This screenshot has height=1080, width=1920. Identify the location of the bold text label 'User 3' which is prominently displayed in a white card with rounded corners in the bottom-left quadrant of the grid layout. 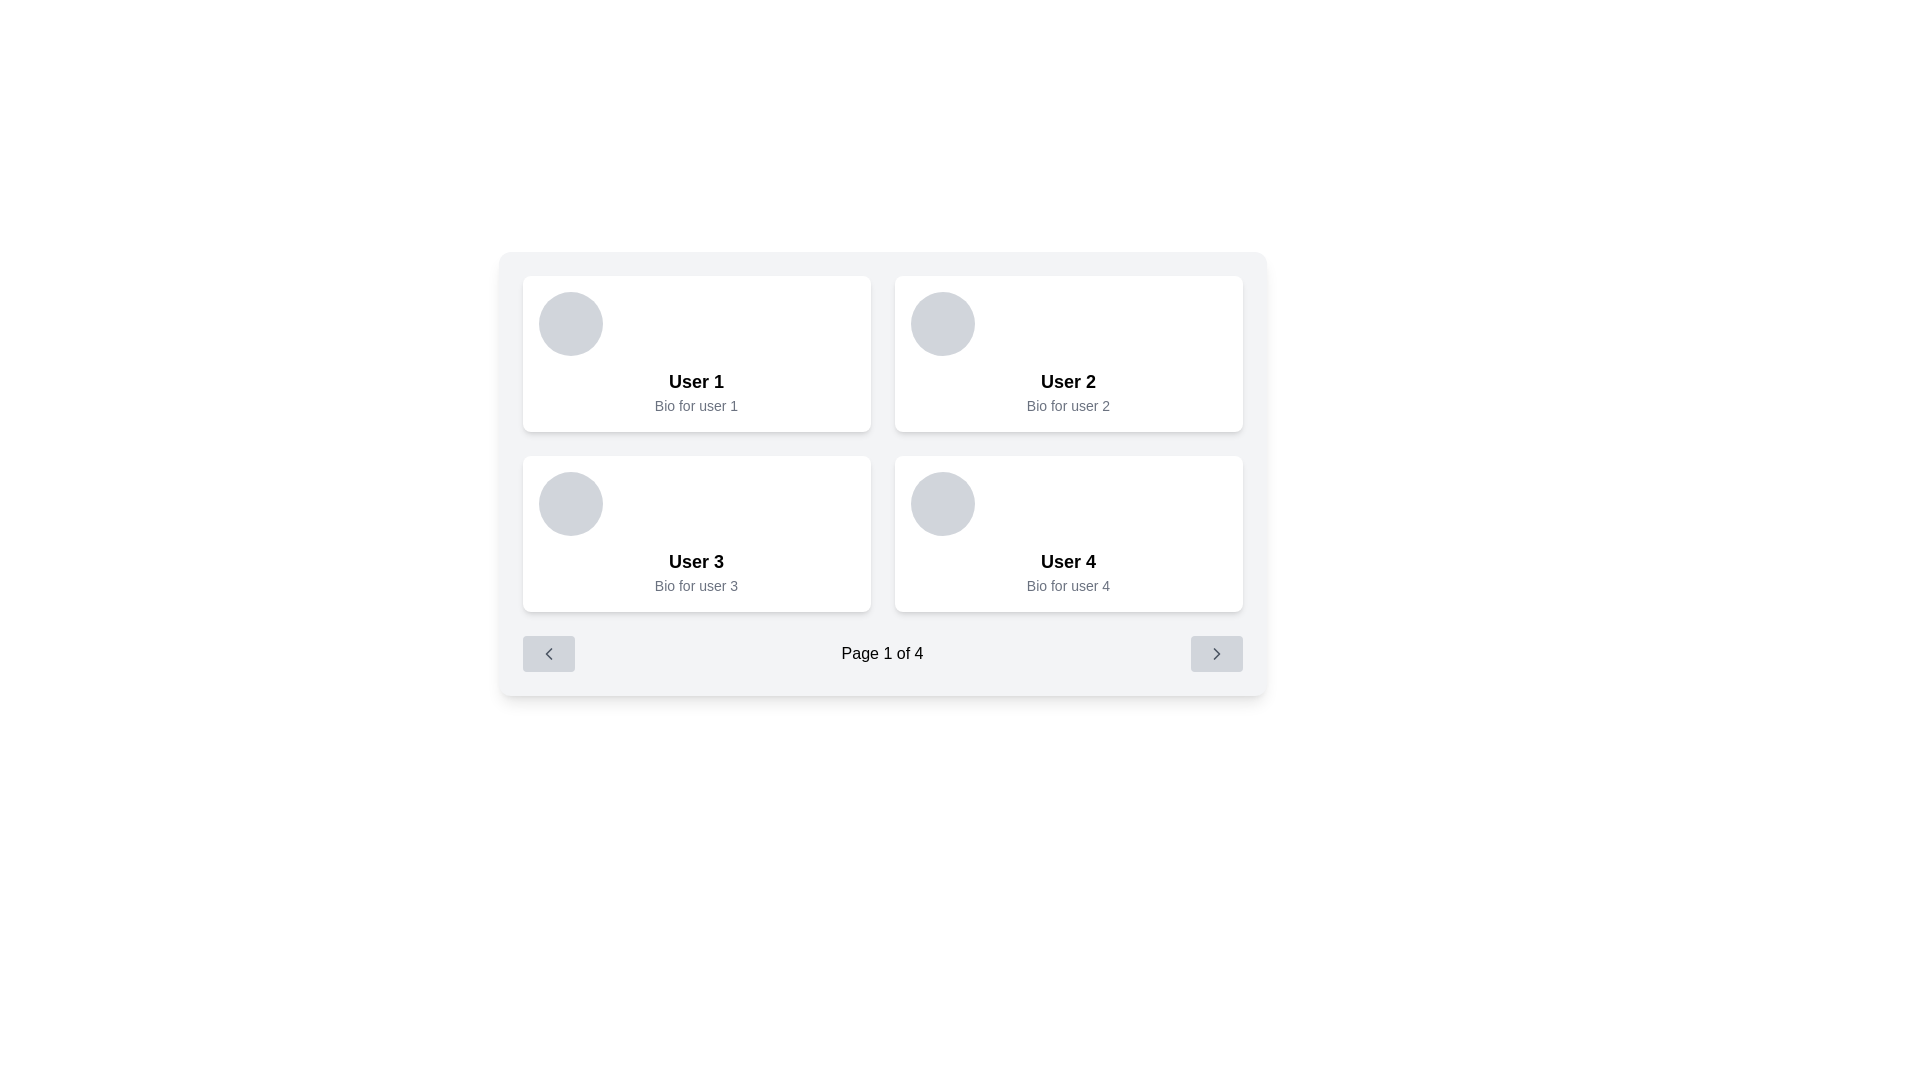
(696, 562).